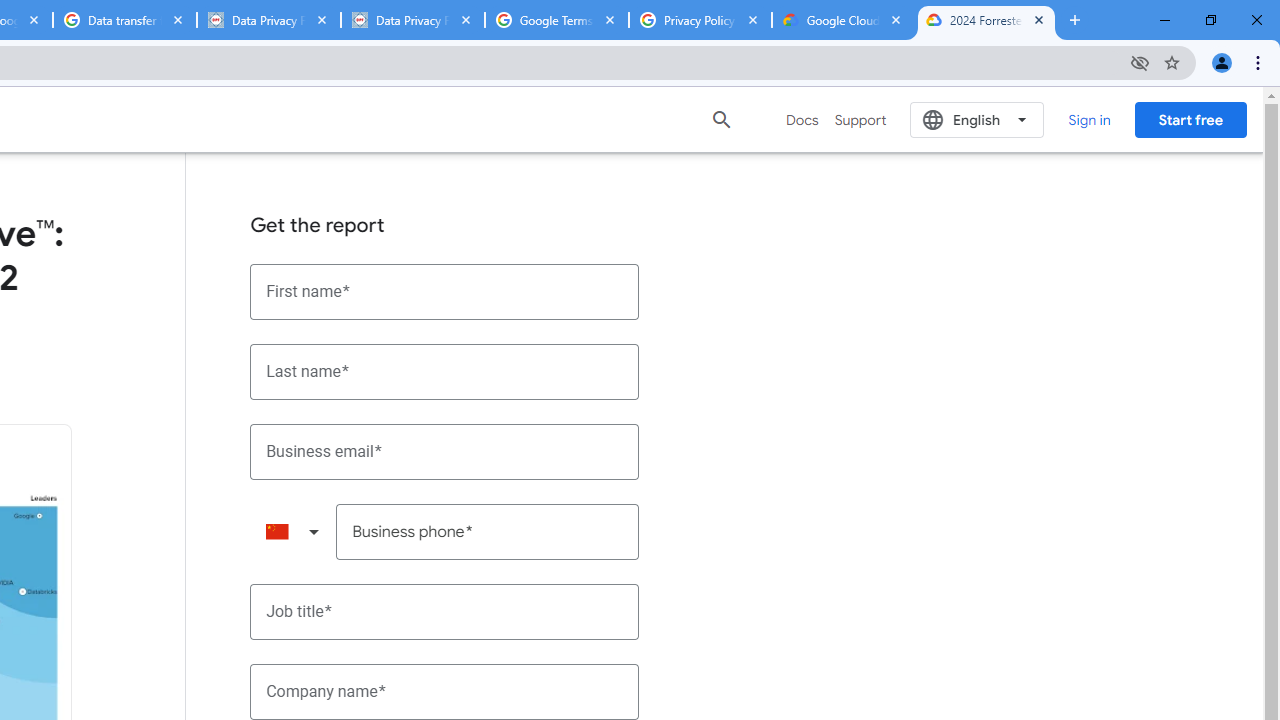 The image size is (1280, 720). Describe the element at coordinates (444, 371) in the screenshot. I see `'Last name*'` at that location.